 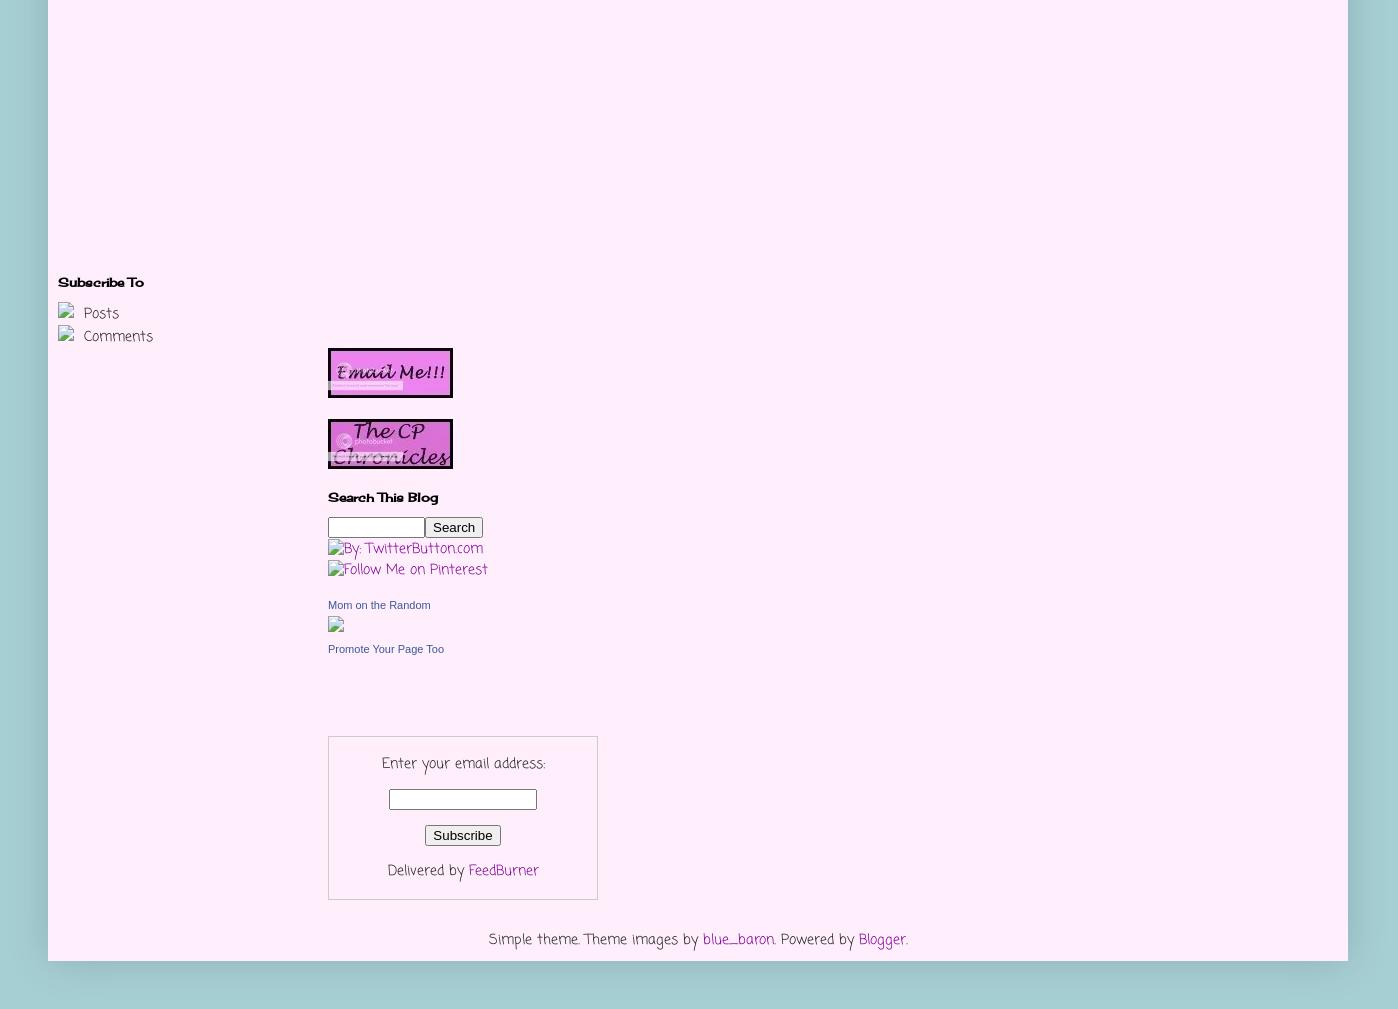 I want to click on 'Search This Blog', so click(x=327, y=496).